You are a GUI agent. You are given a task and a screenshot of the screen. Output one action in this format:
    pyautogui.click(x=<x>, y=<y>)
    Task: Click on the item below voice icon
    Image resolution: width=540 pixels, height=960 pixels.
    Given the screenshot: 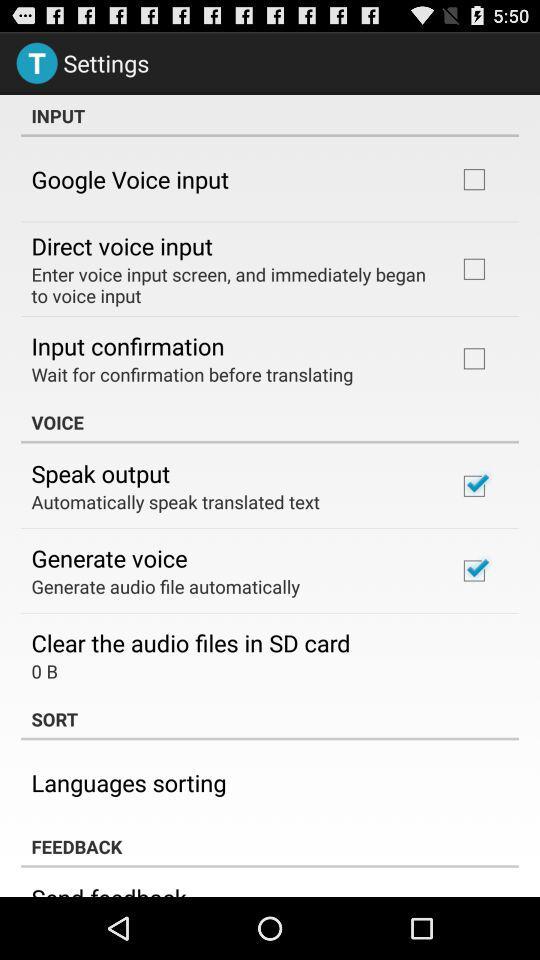 What is the action you would take?
    pyautogui.click(x=99, y=473)
    